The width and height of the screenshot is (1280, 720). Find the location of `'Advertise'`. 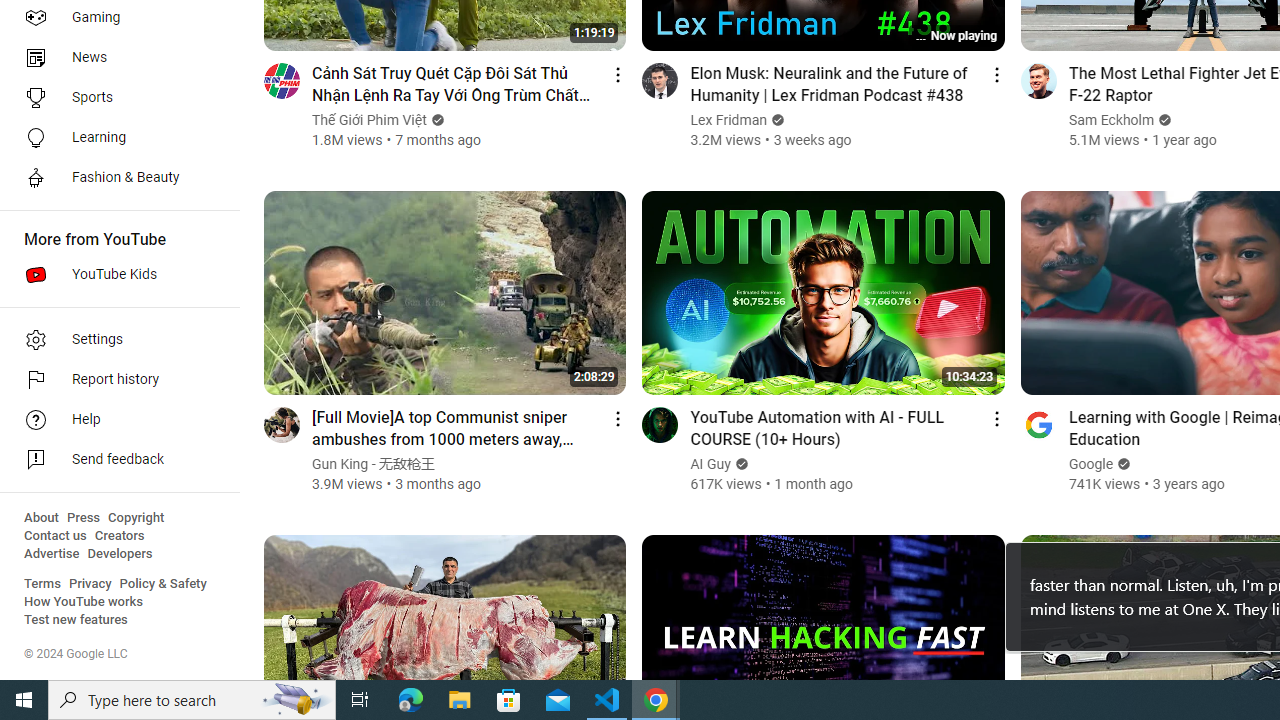

'Advertise' is located at coordinates (51, 554).